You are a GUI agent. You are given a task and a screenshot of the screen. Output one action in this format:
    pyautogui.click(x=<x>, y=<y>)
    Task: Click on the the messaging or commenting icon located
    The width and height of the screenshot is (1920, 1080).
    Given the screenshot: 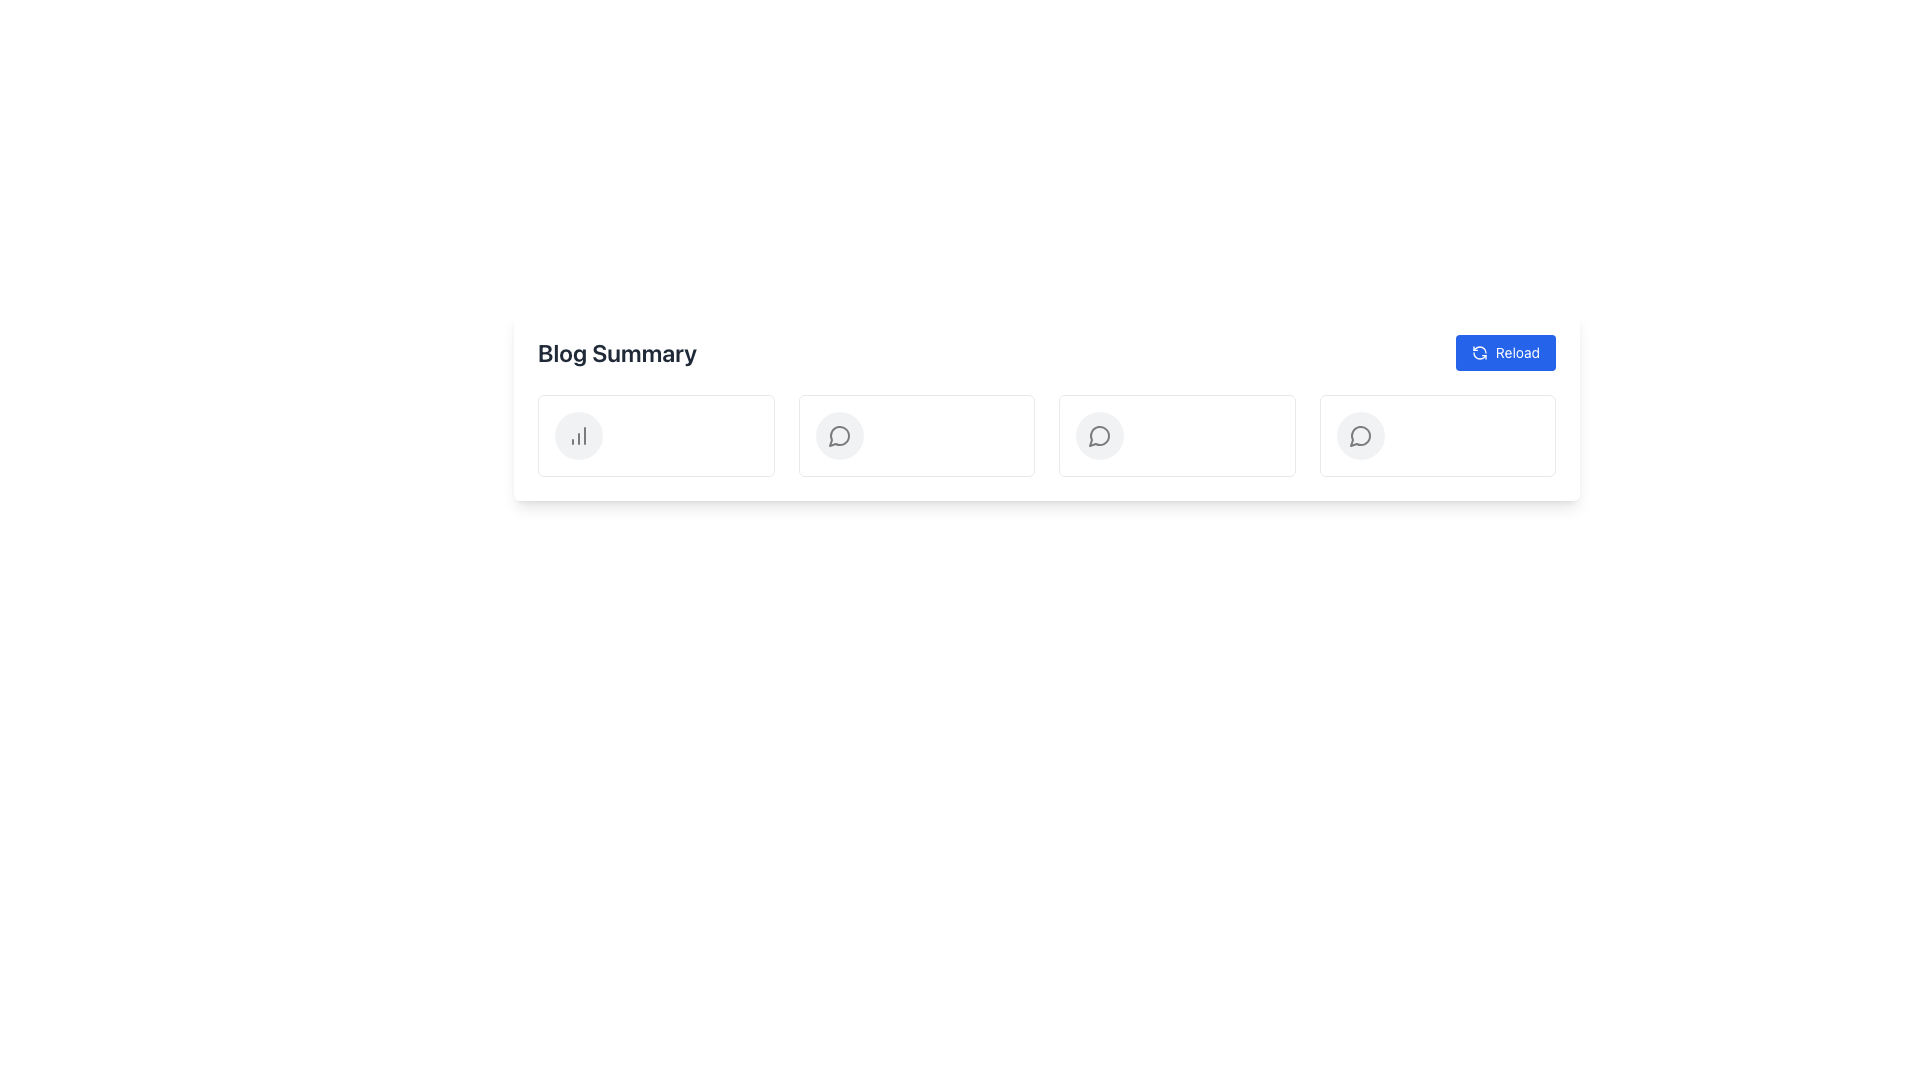 What is the action you would take?
    pyautogui.click(x=1360, y=434)
    